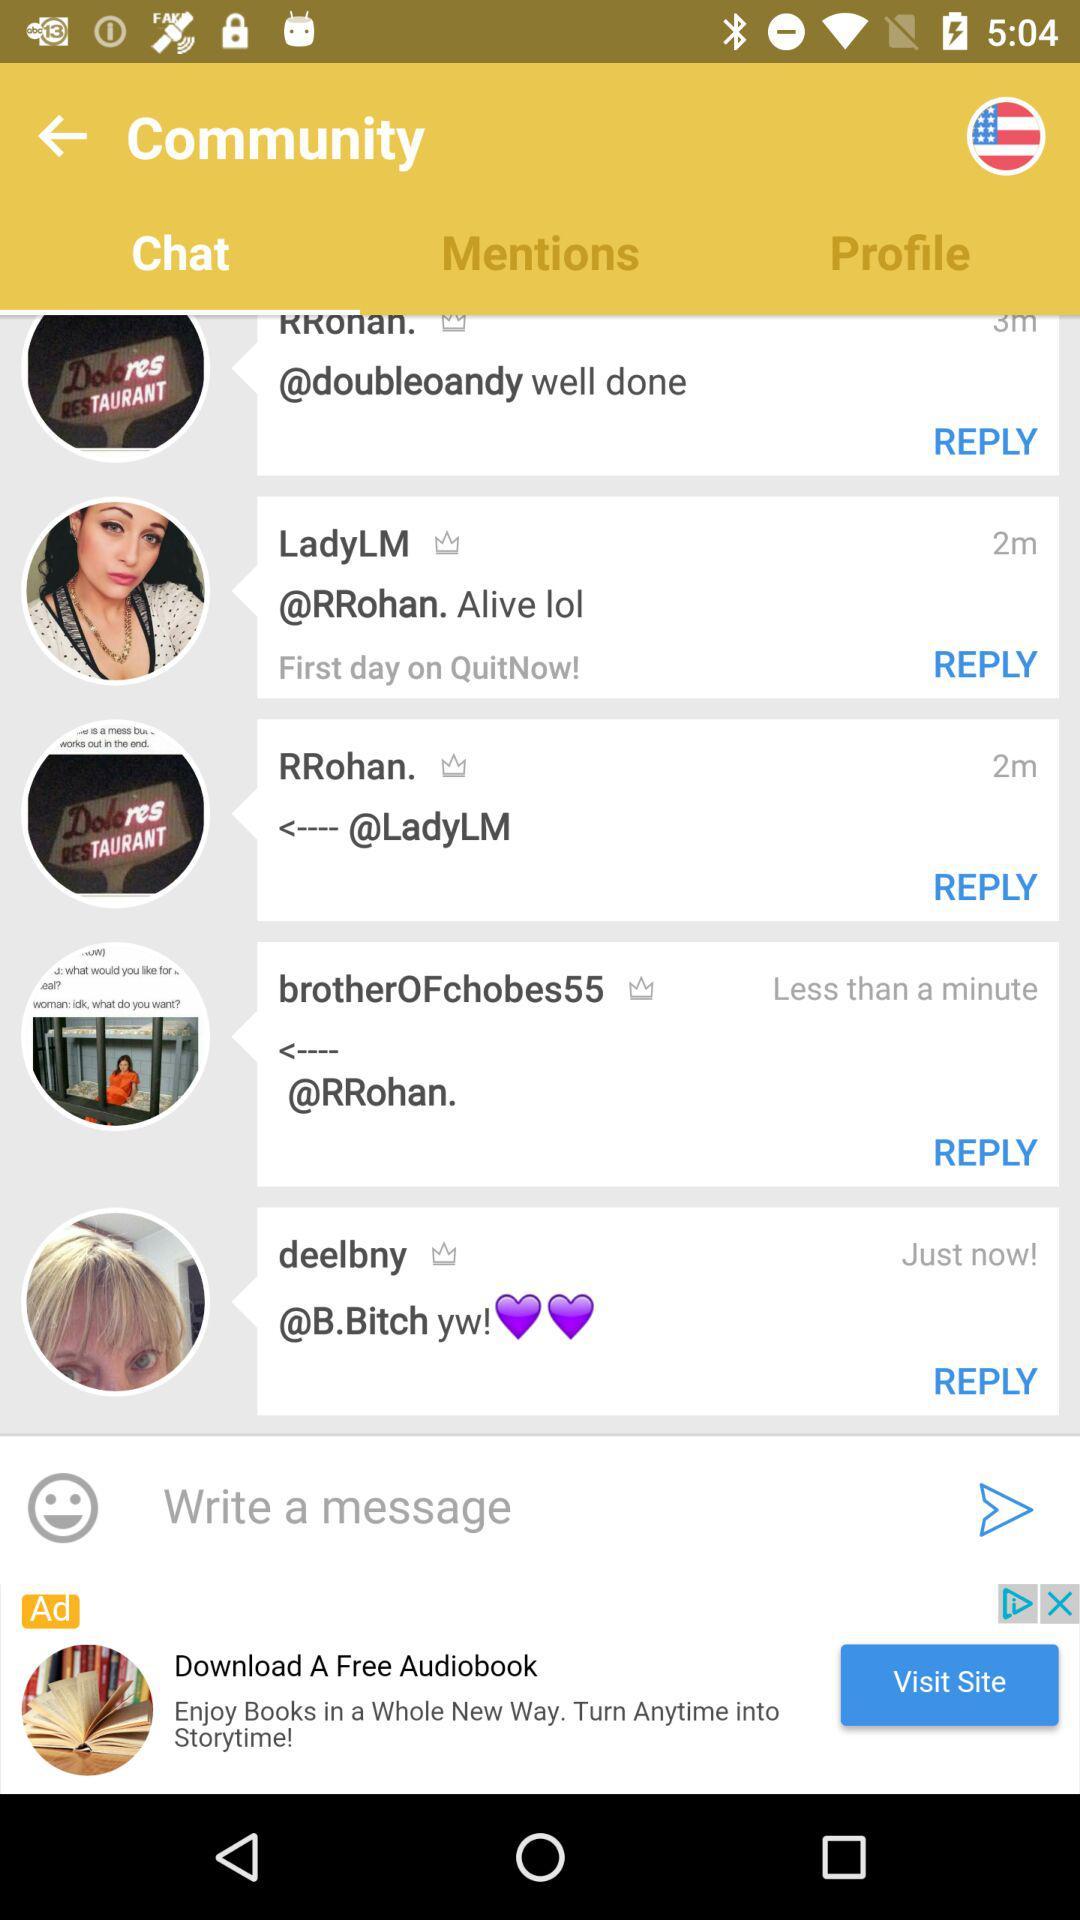 The image size is (1080, 1920). Describe the element at coordinates (540, 1688) in the screenshot. I see `open advertisement` at that location.